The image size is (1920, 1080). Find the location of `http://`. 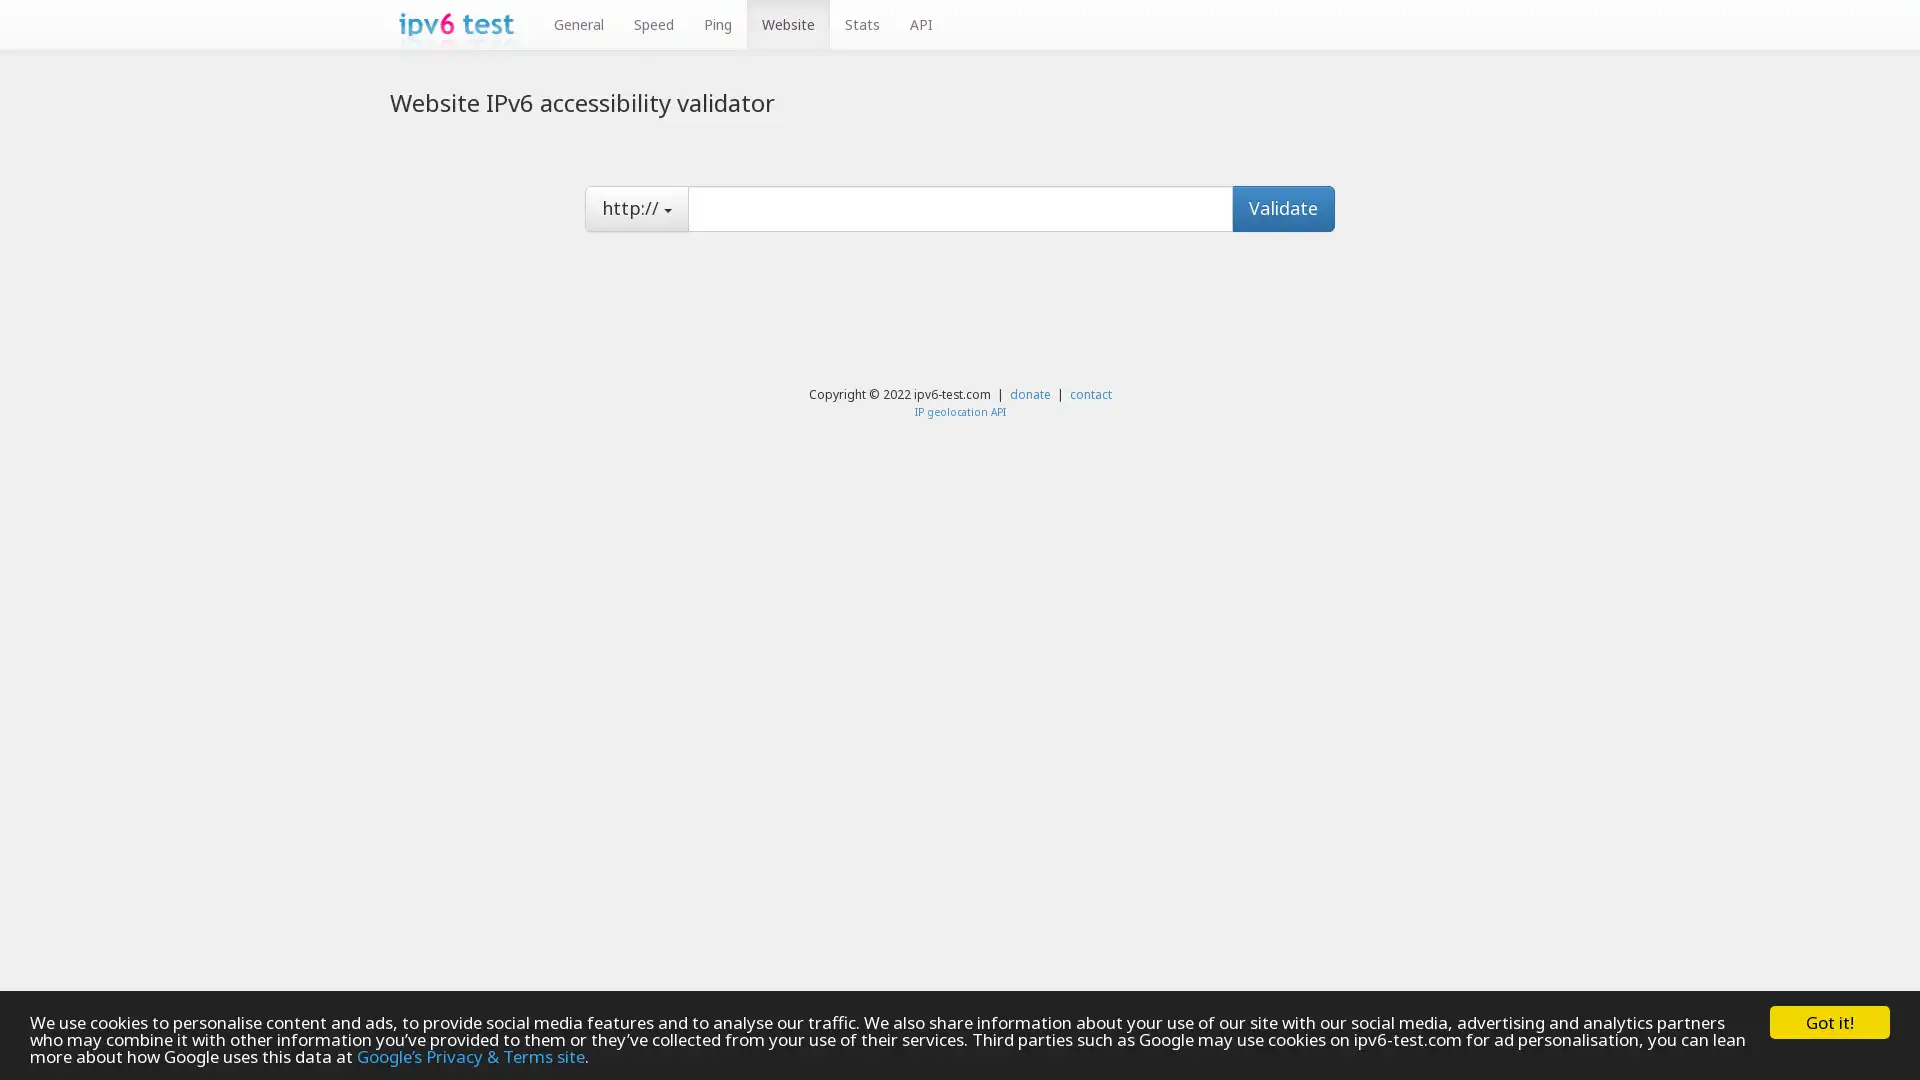

http:// is located at coordinates (636, 208).